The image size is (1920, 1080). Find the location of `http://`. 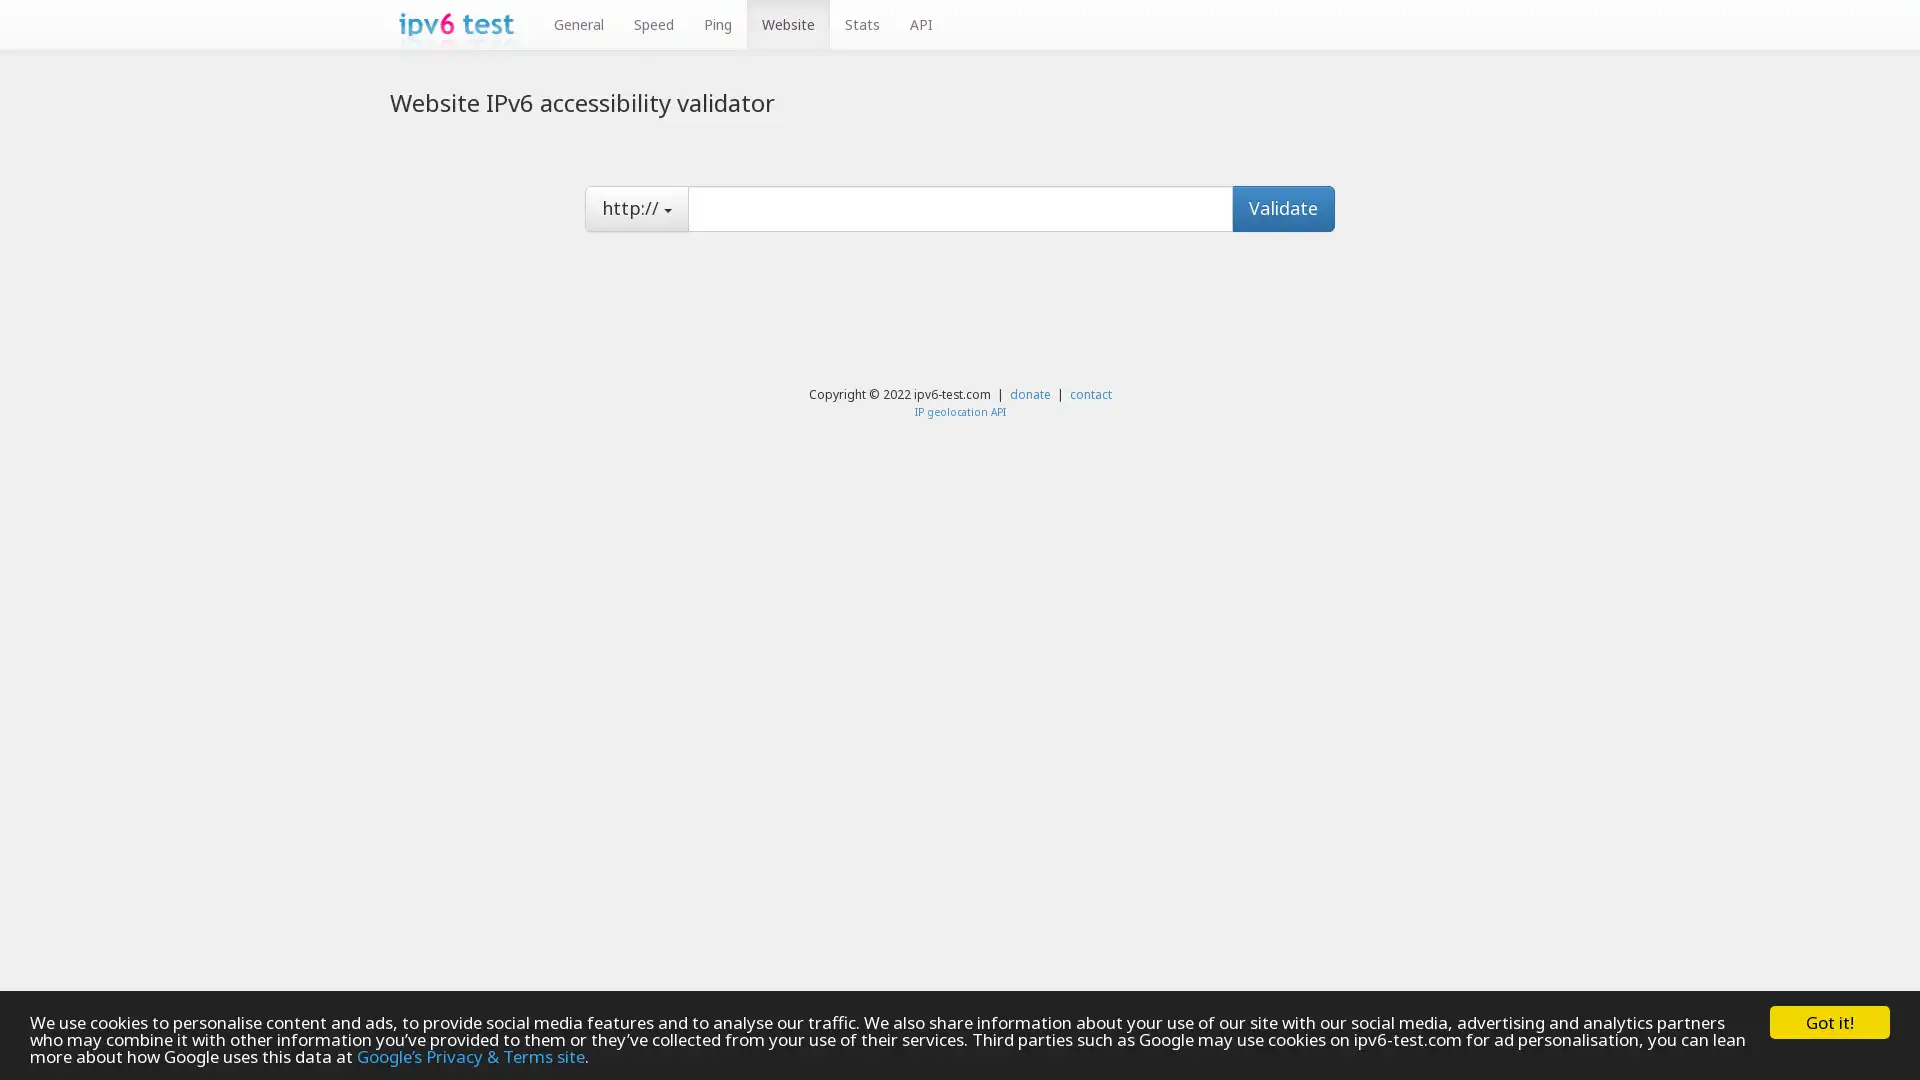

http:// is located at coordinates (636, 208).